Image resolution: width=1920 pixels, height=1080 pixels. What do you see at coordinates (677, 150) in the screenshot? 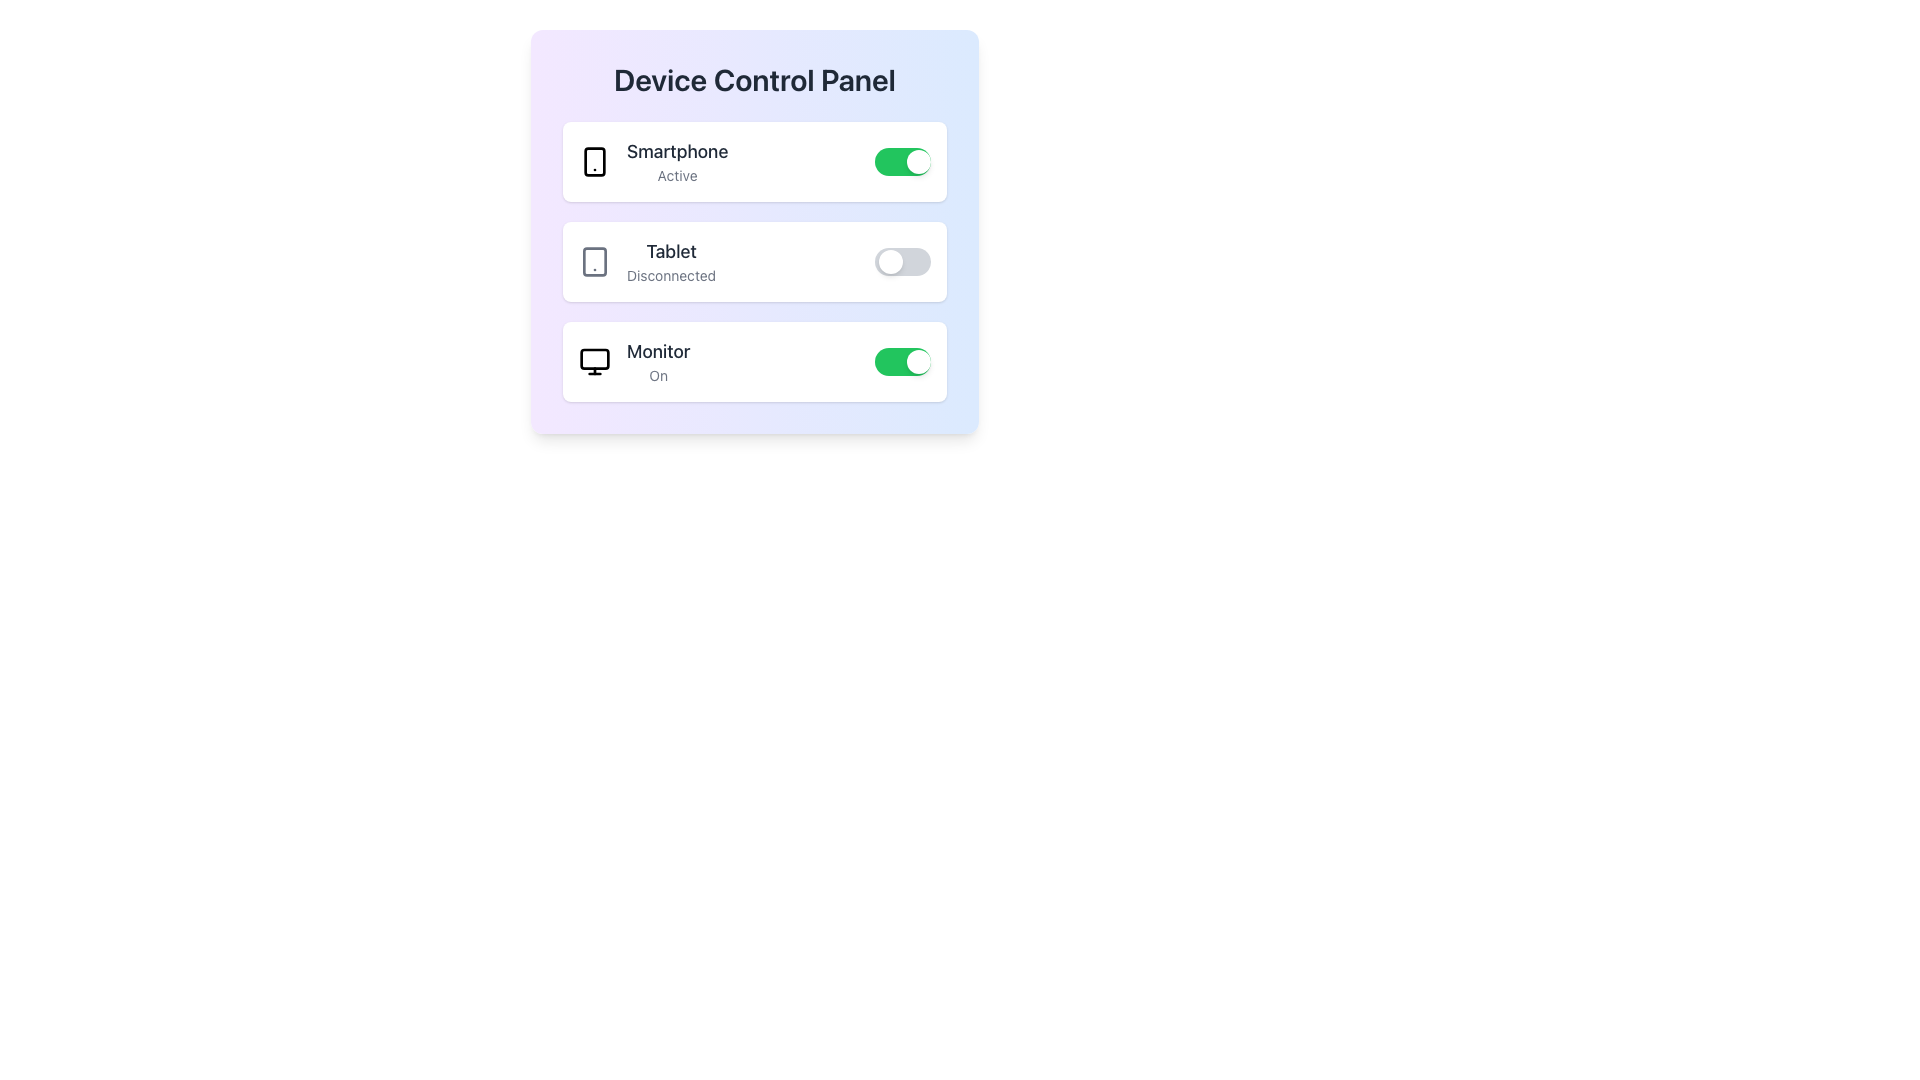
I see `the text label displaying 'Smartphone', which is styled in bold dark gray font and located in the Device Control Panel above the 'Active' text` at bounding box center [677, 150].